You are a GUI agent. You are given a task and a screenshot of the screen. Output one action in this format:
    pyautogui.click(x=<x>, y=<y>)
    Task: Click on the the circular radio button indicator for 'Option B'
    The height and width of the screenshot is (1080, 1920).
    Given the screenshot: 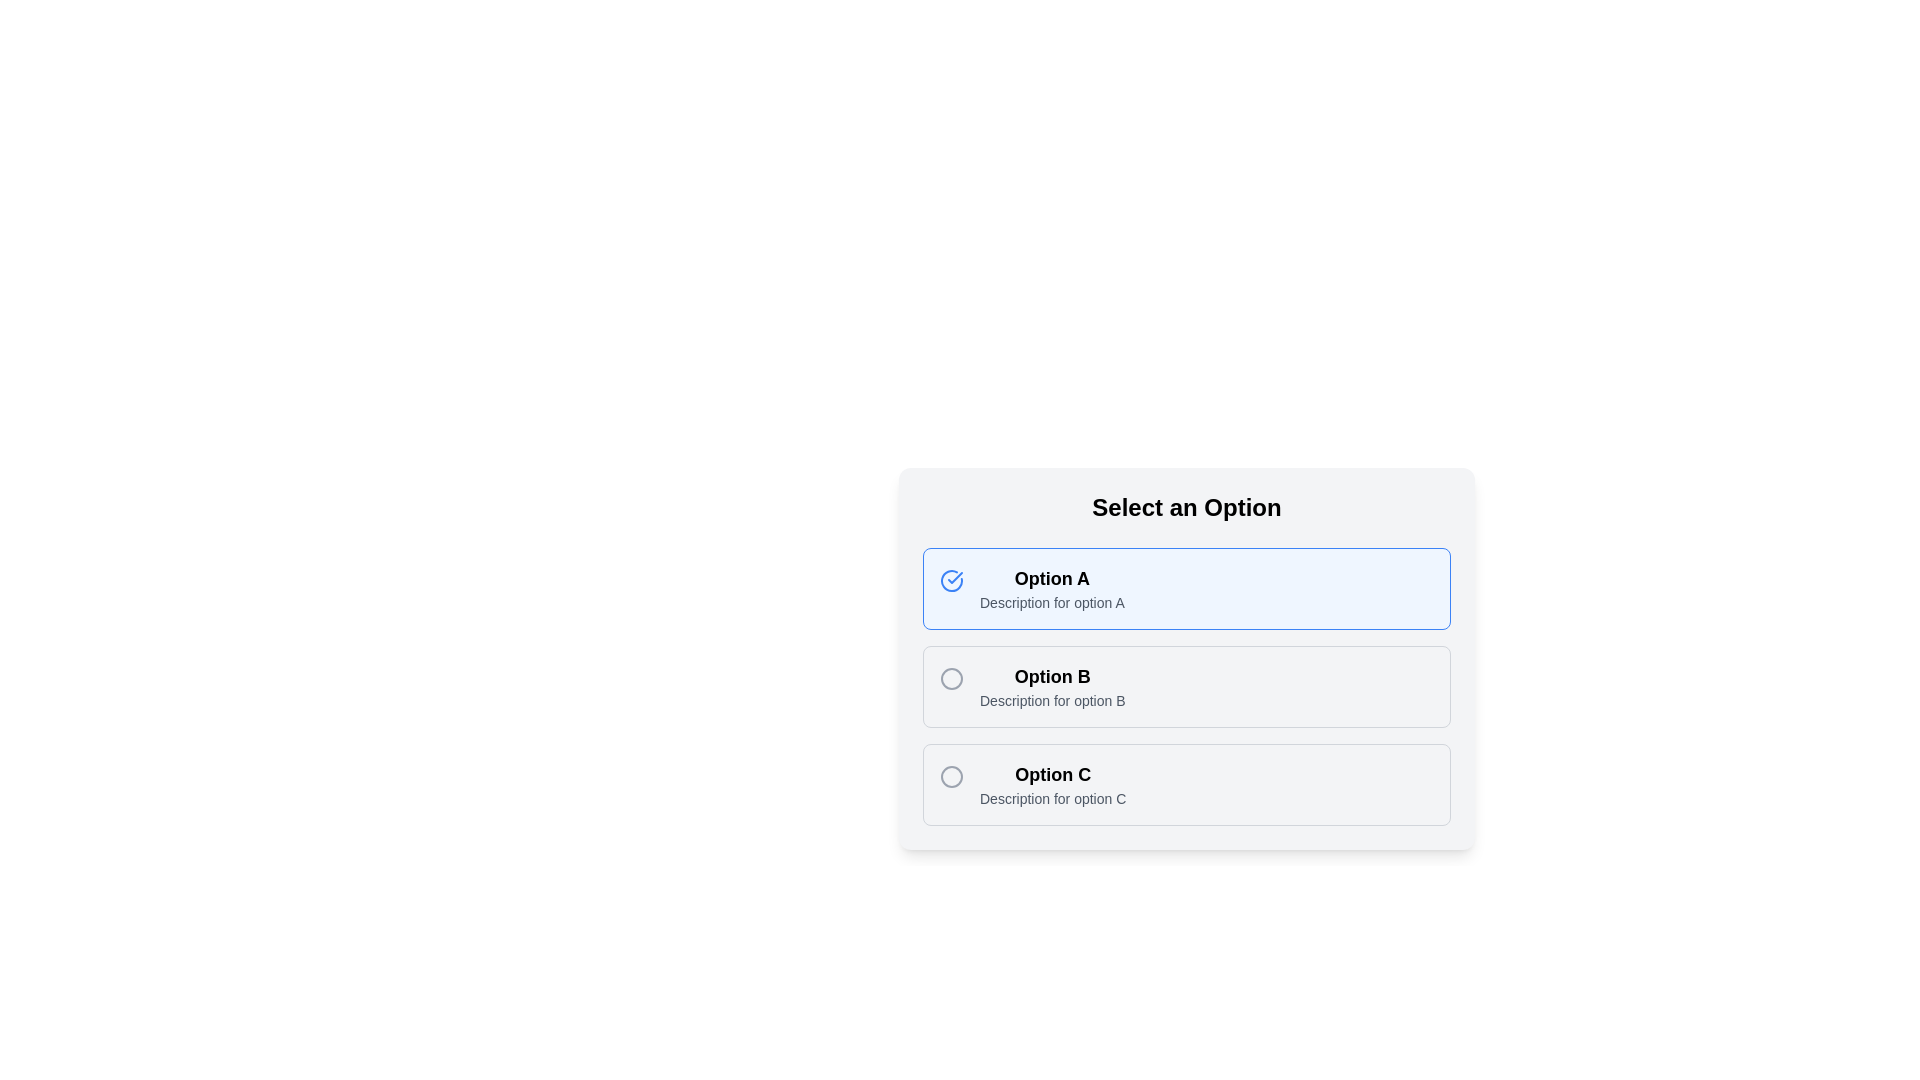 What is the action you would take?
    pyautogui.click(x=950, y=677)
    